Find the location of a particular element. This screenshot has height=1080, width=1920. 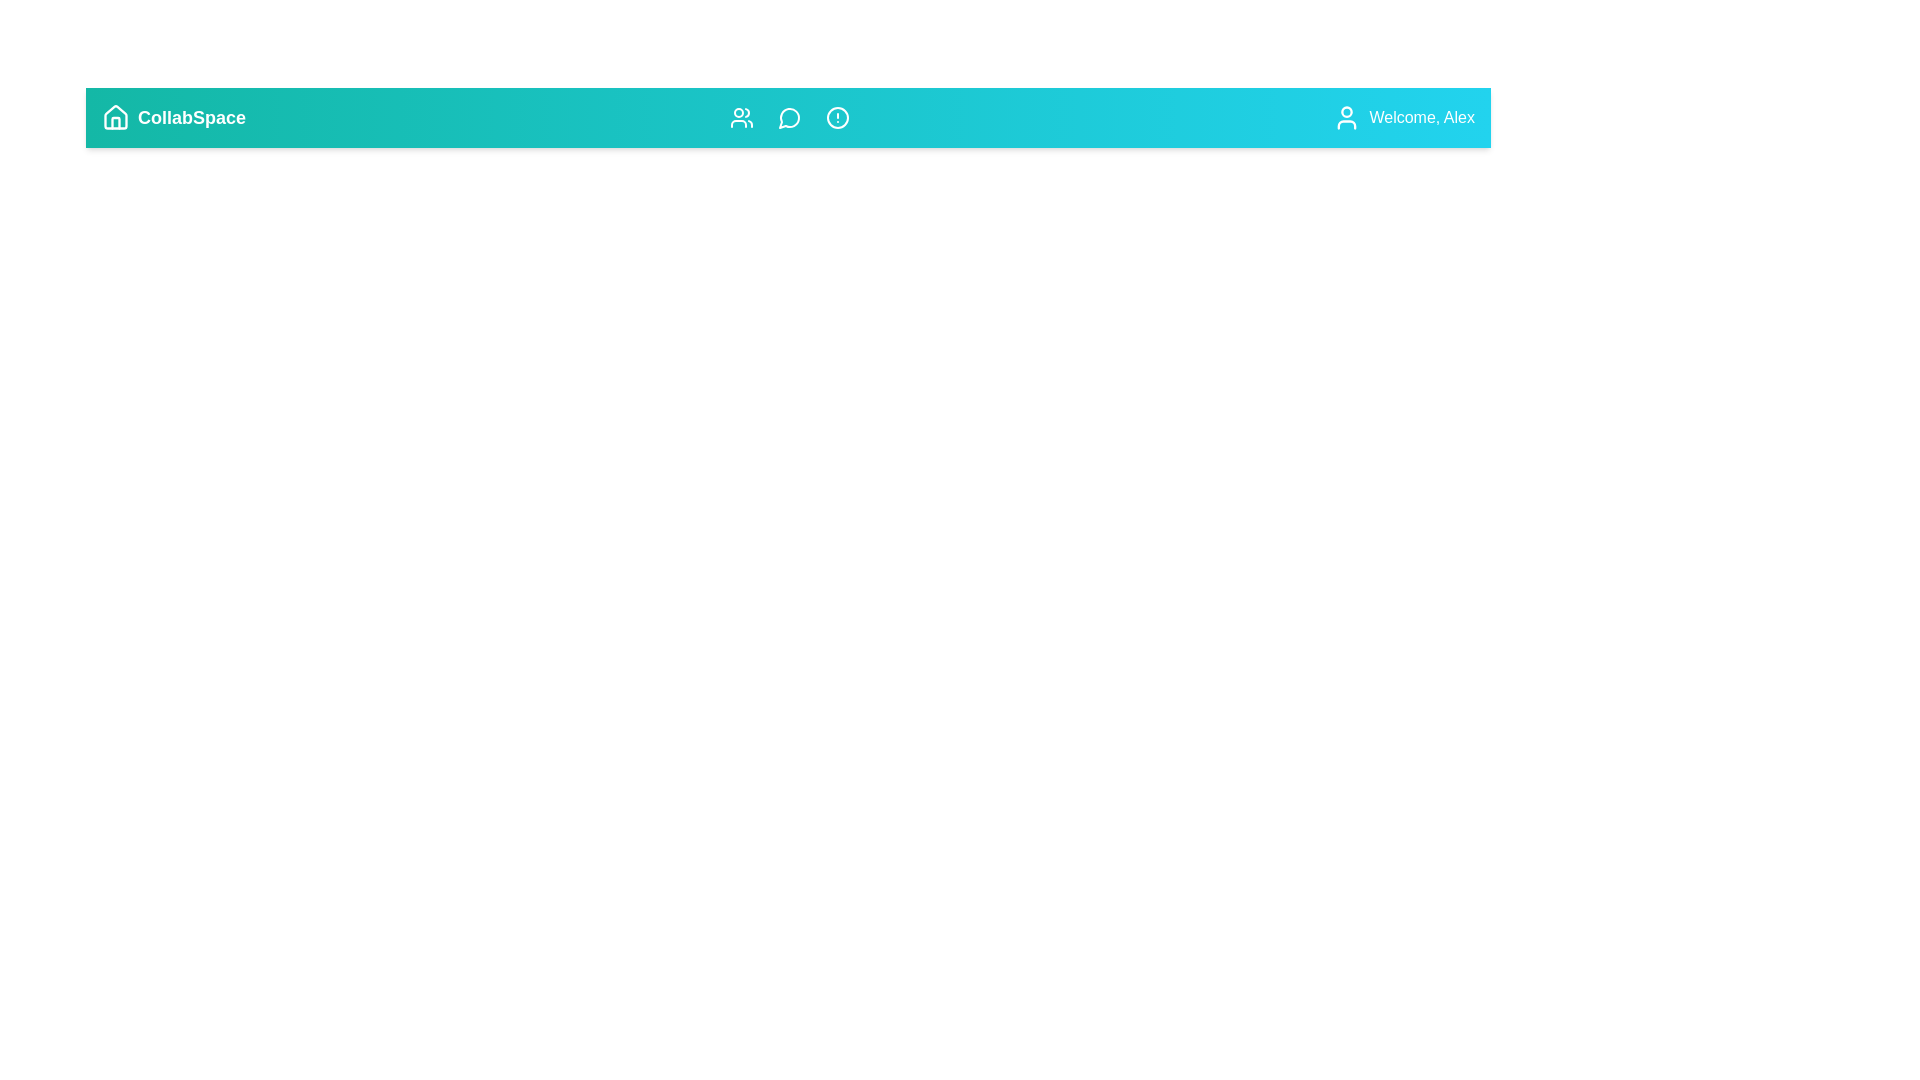

the icon labeled Messages to view its tooltip is located at coordinates (788, 118).